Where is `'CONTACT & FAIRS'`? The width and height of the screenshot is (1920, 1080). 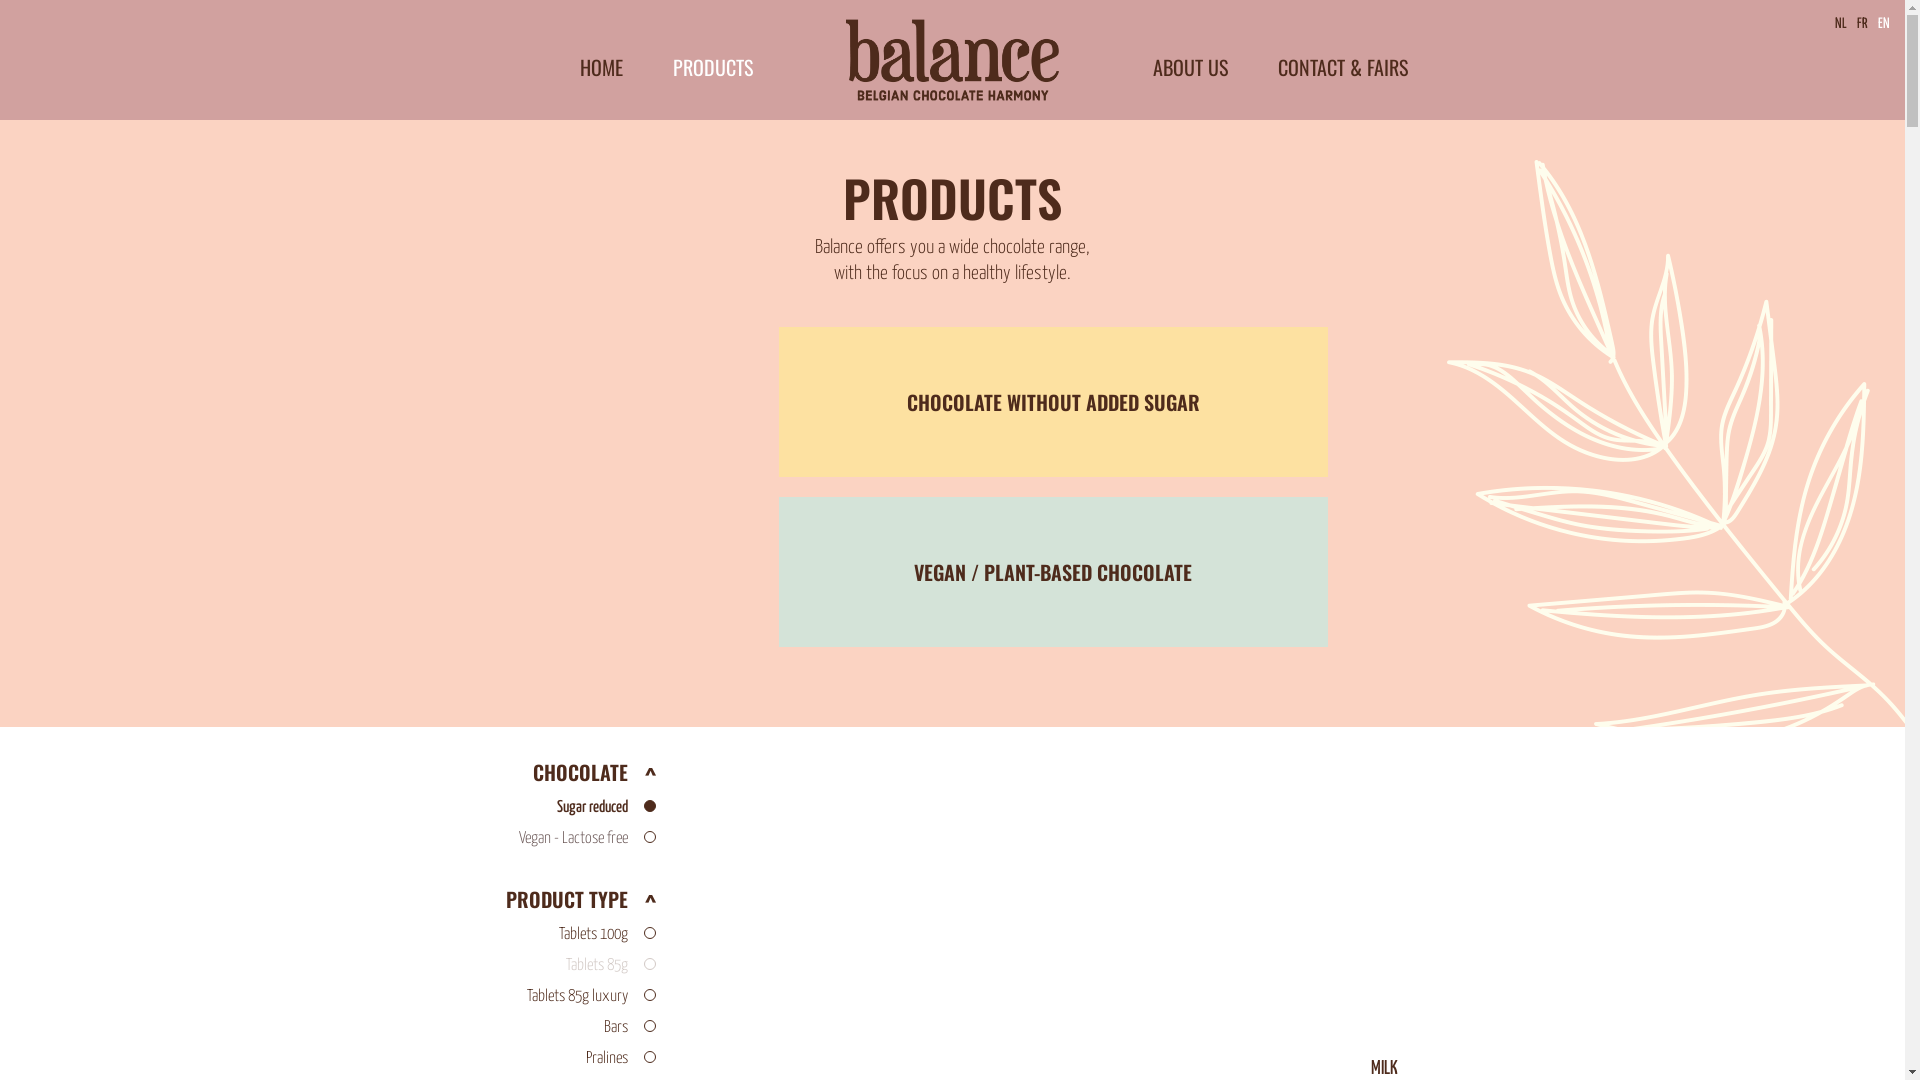 'CONTACT & FAIRS' is located at coordinates (1276, 65).